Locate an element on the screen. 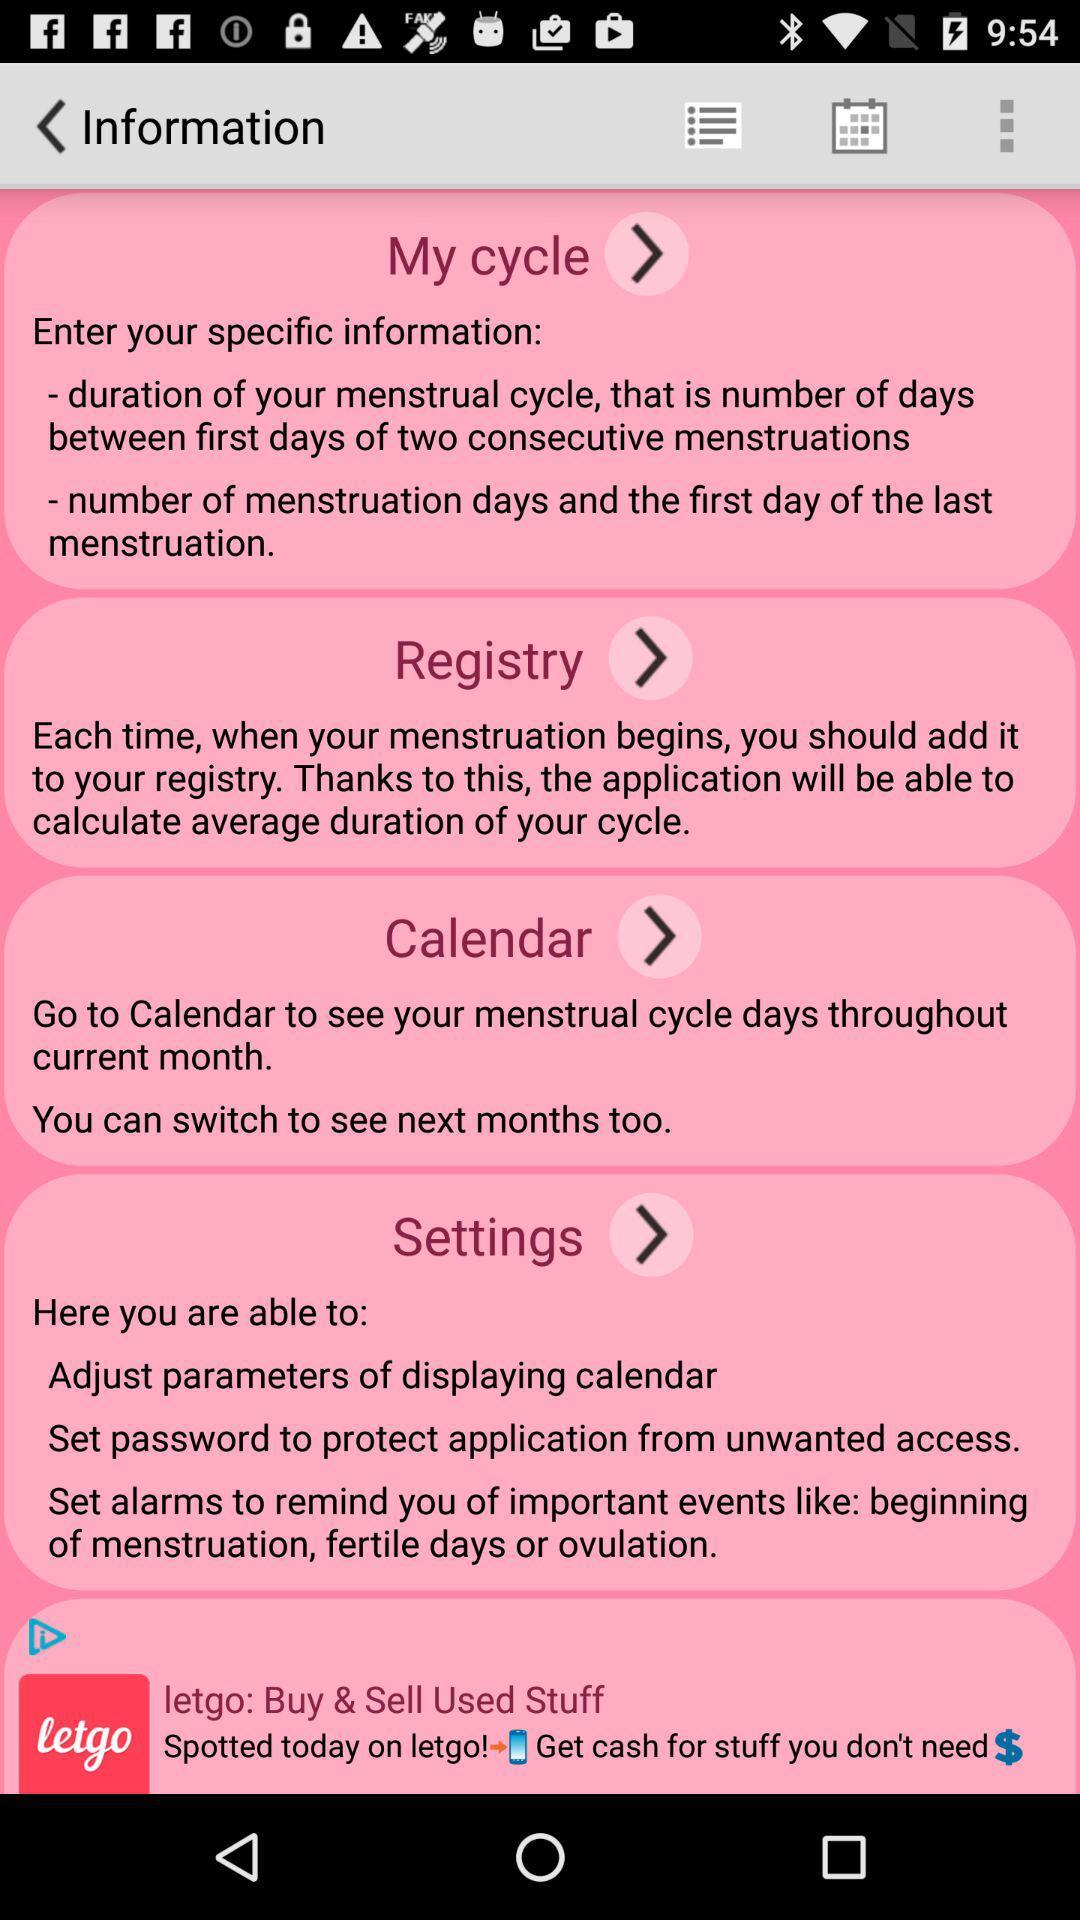 Image resolution: width=1080 pixels, height=1920 pixels. the app to the right of the my cycle icon is located at coordinates (646, 252).